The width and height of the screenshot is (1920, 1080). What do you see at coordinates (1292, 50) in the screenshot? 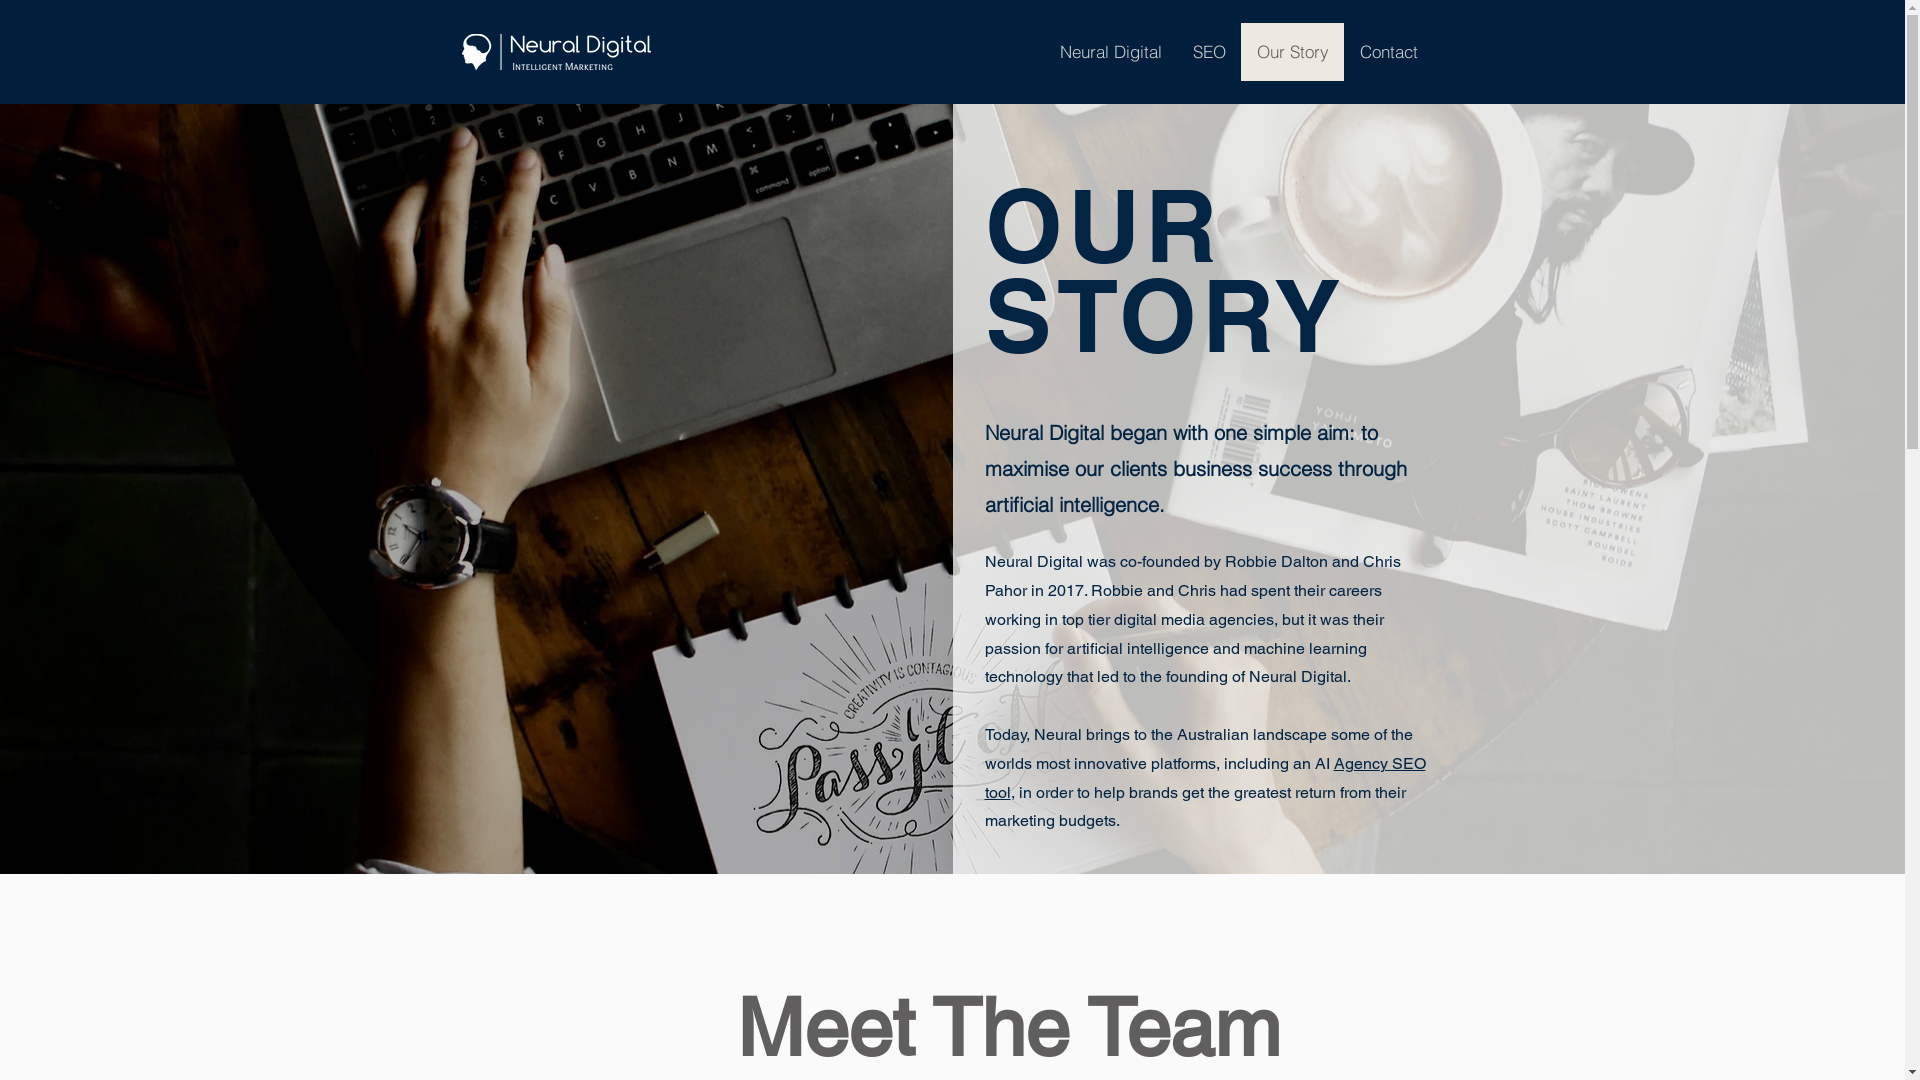
I see `'Our Story'` at bounding box center [1292, 50].